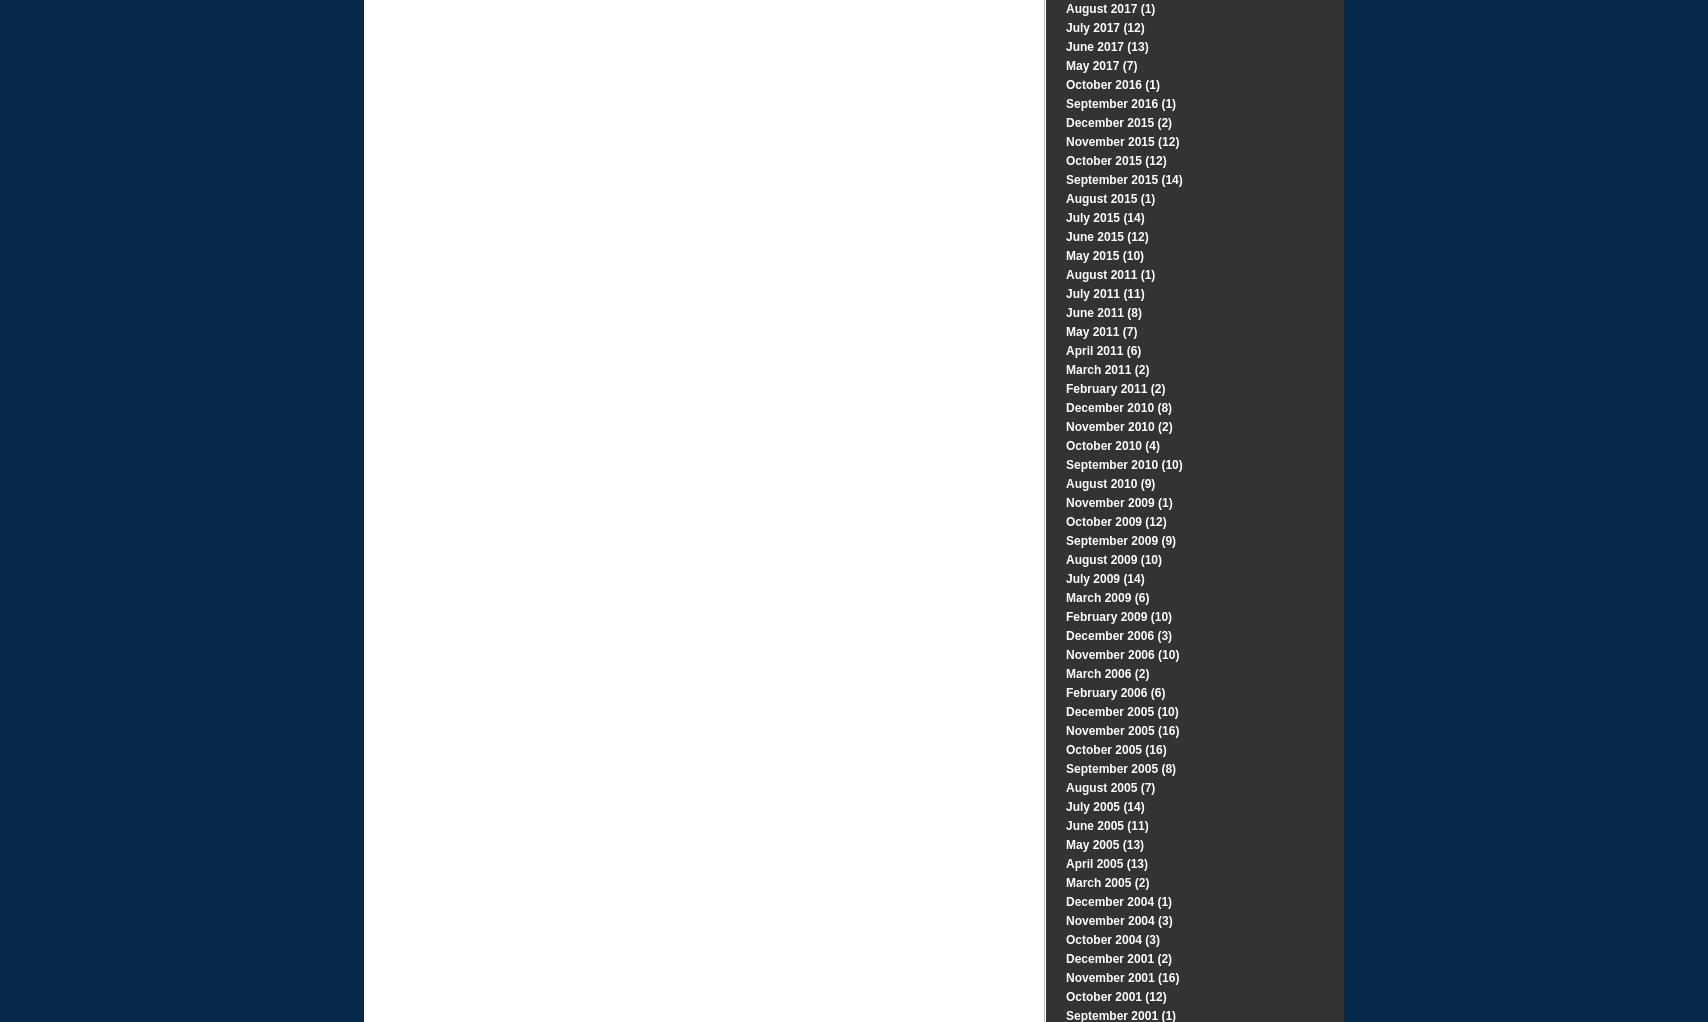 The width and height of the screenshot is (1708, 1022). I want to click on 'August 2009 (10)', so click(1113, 559).